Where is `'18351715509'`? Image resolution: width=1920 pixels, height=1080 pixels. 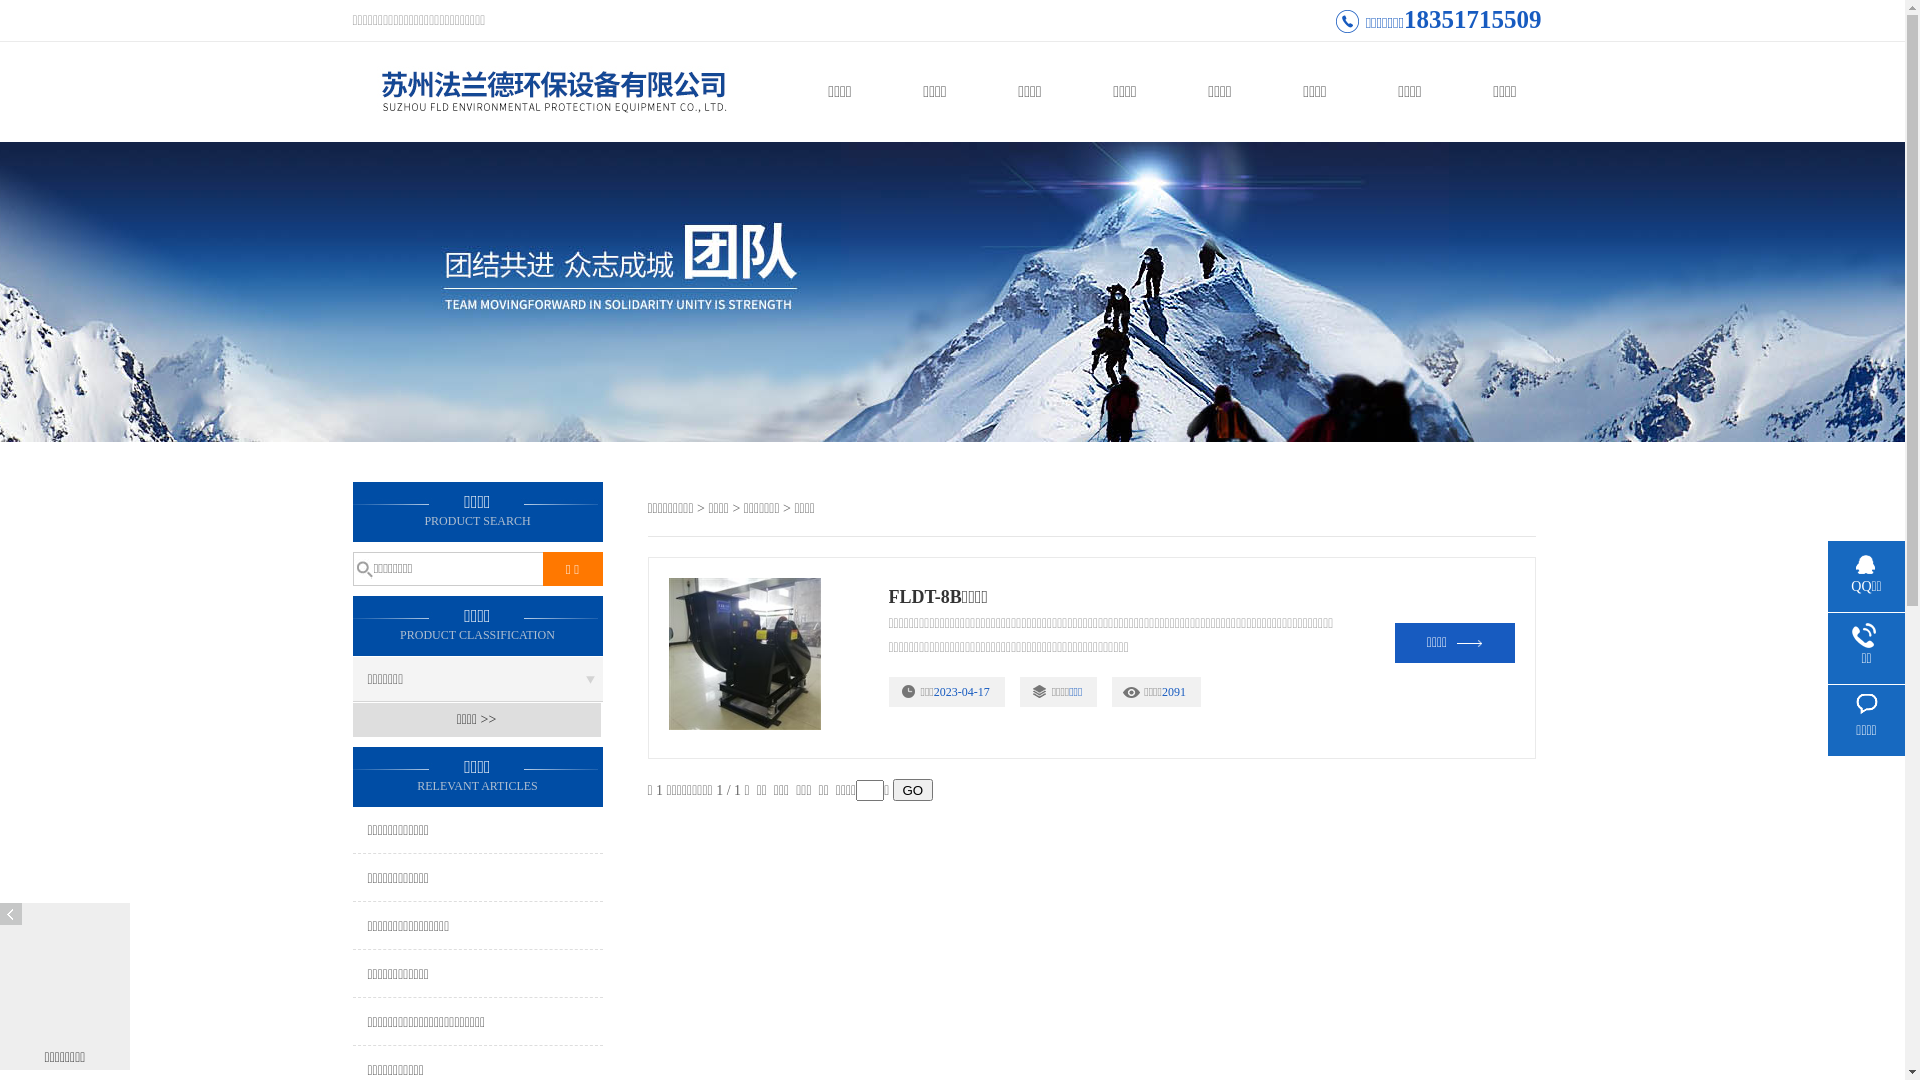 '18351715509' is located at coordinates (1473, 19).